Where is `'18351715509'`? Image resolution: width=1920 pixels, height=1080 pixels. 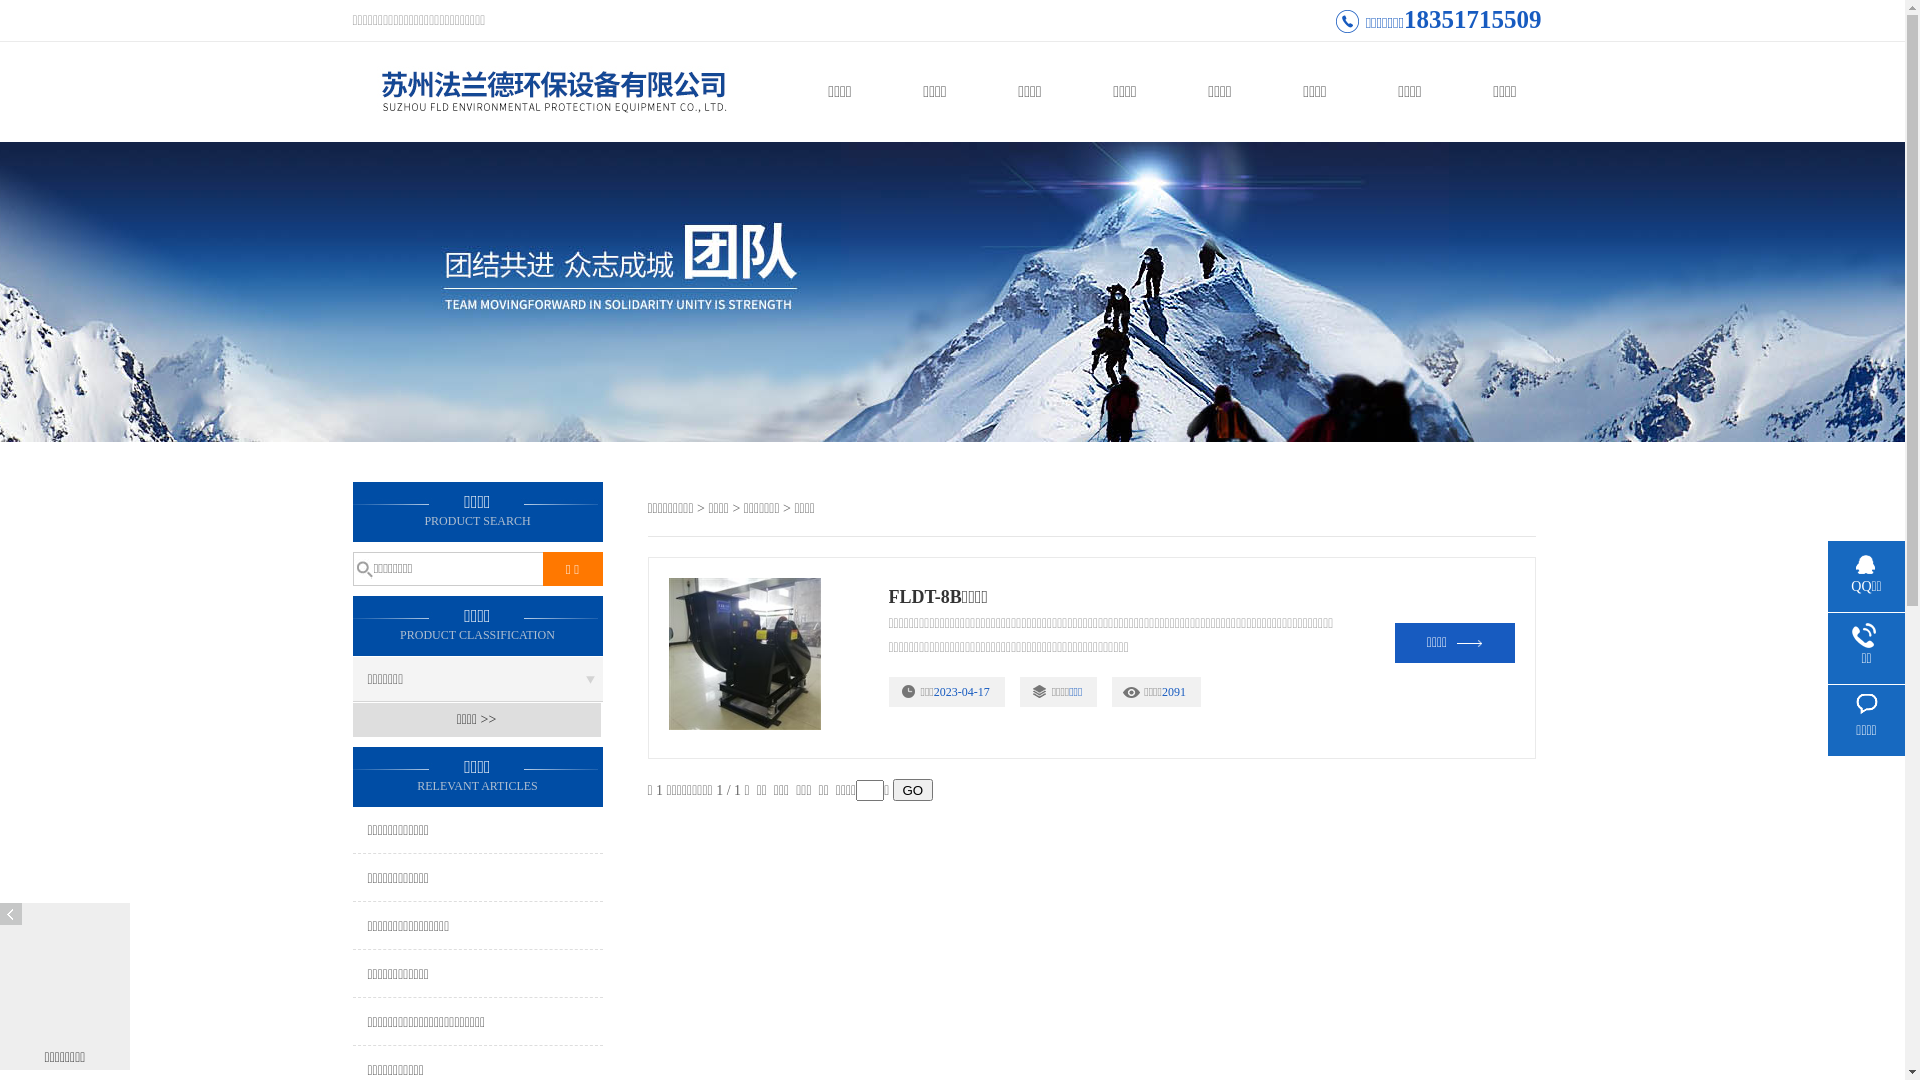 '18351715509' is located at coordinates (1473, 19).